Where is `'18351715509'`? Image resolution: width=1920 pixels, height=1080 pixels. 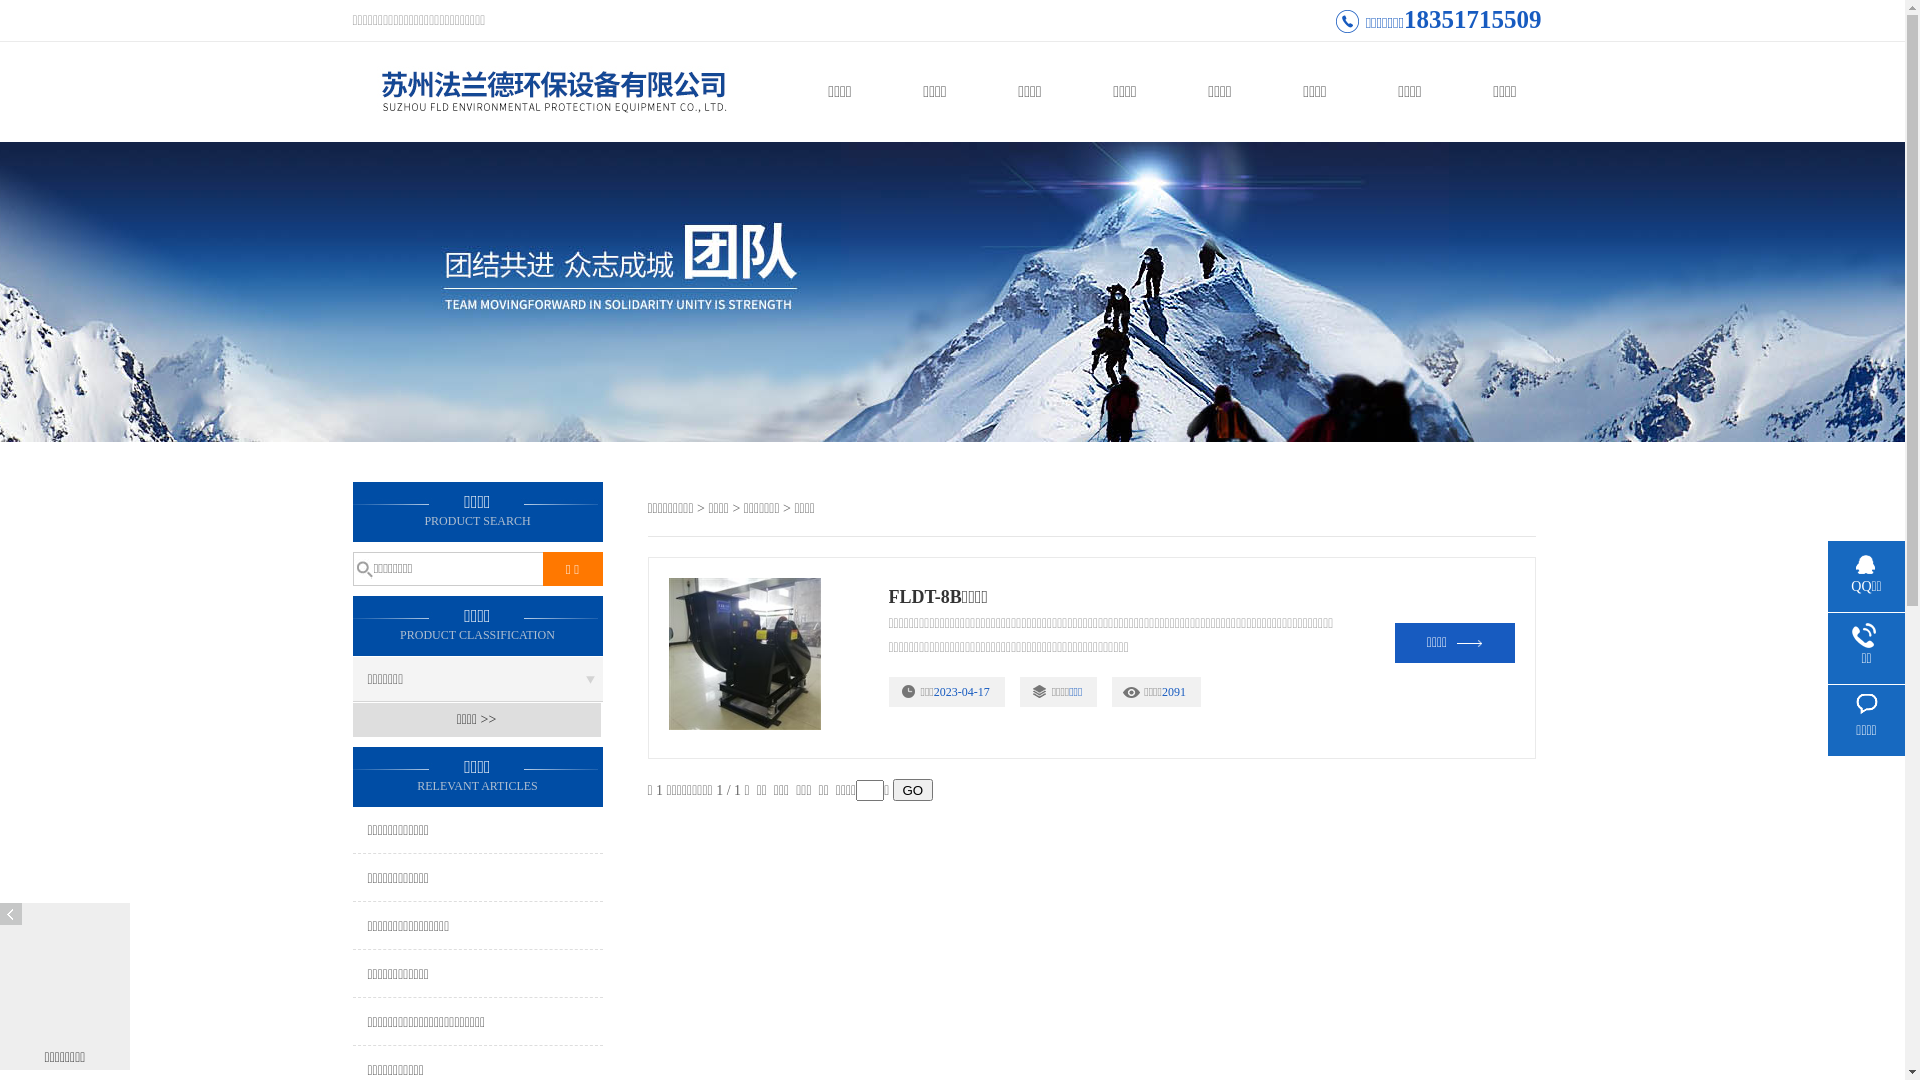 '18351715509' is located at coordinates (1473, 19).